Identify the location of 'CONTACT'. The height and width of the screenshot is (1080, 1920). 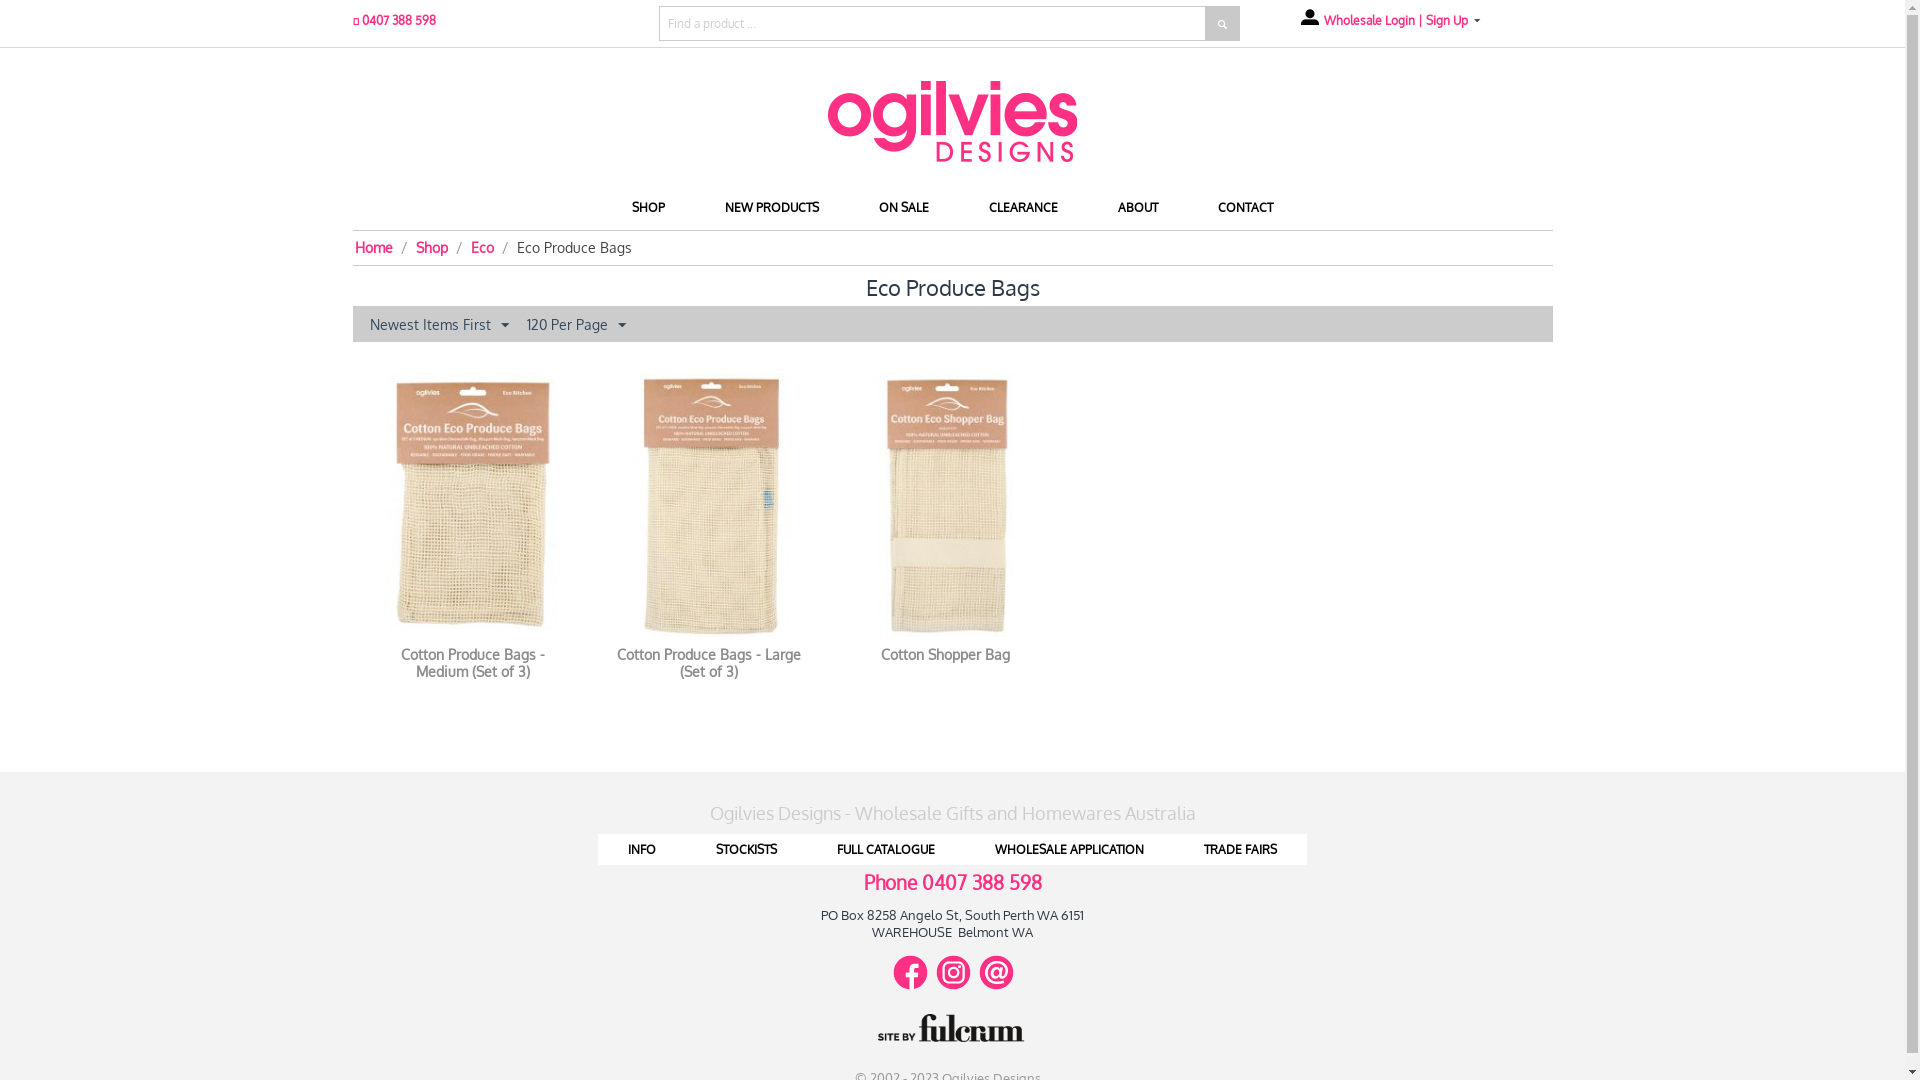
(1244, 207).